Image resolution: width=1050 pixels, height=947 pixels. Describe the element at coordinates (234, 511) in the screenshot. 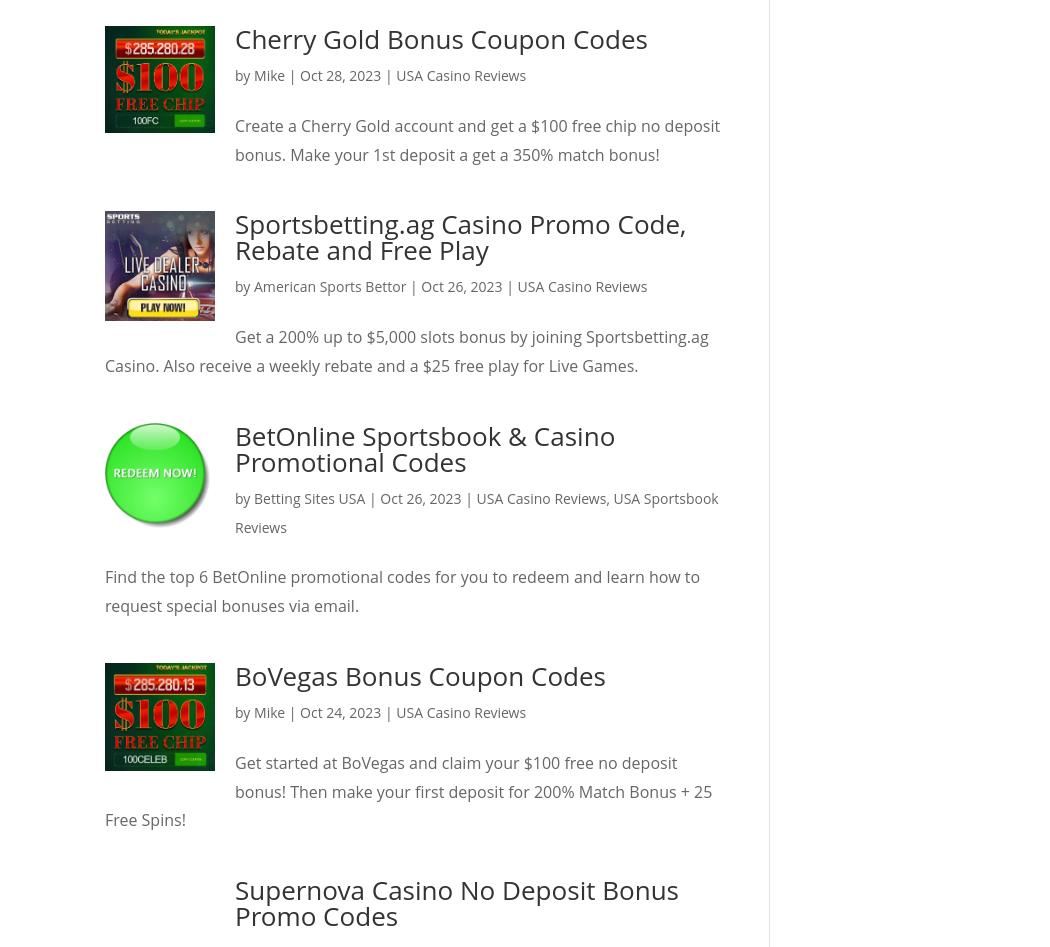

I see `'USA Sportsbook Reviews'` at that location.